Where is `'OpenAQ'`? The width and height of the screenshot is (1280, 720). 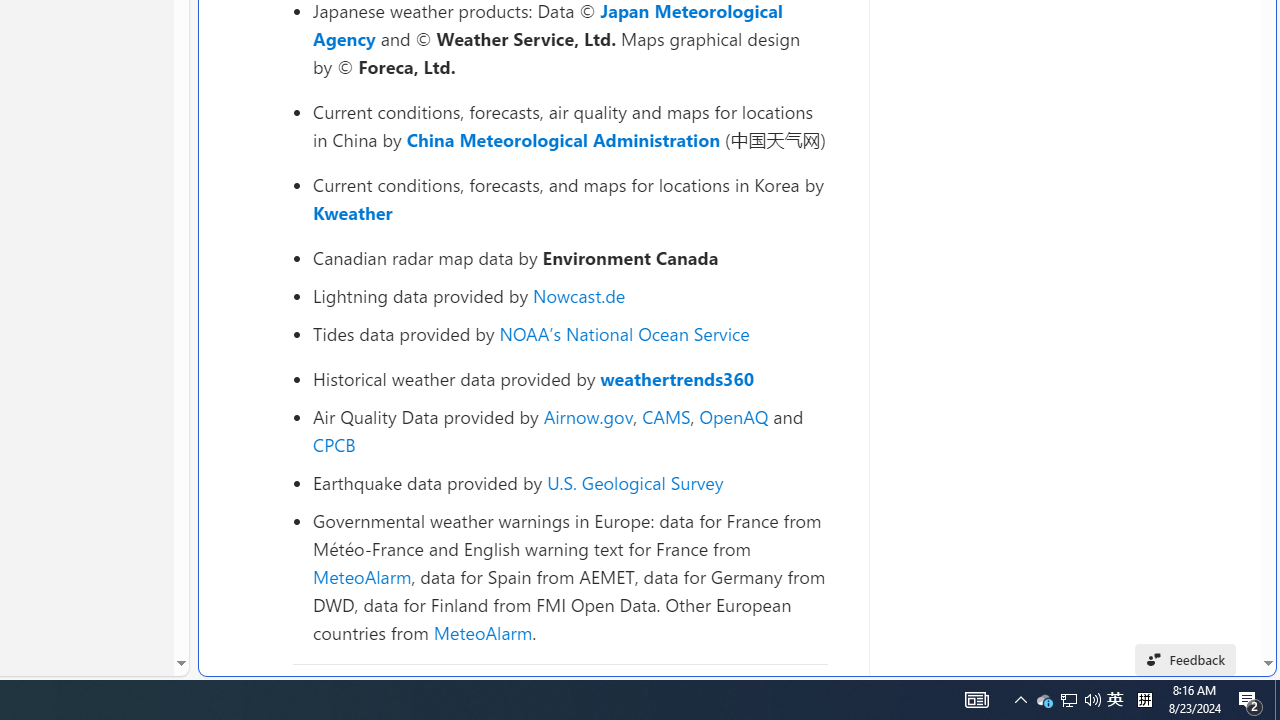 'OpenAQ' is located at coordinates (733, 415).